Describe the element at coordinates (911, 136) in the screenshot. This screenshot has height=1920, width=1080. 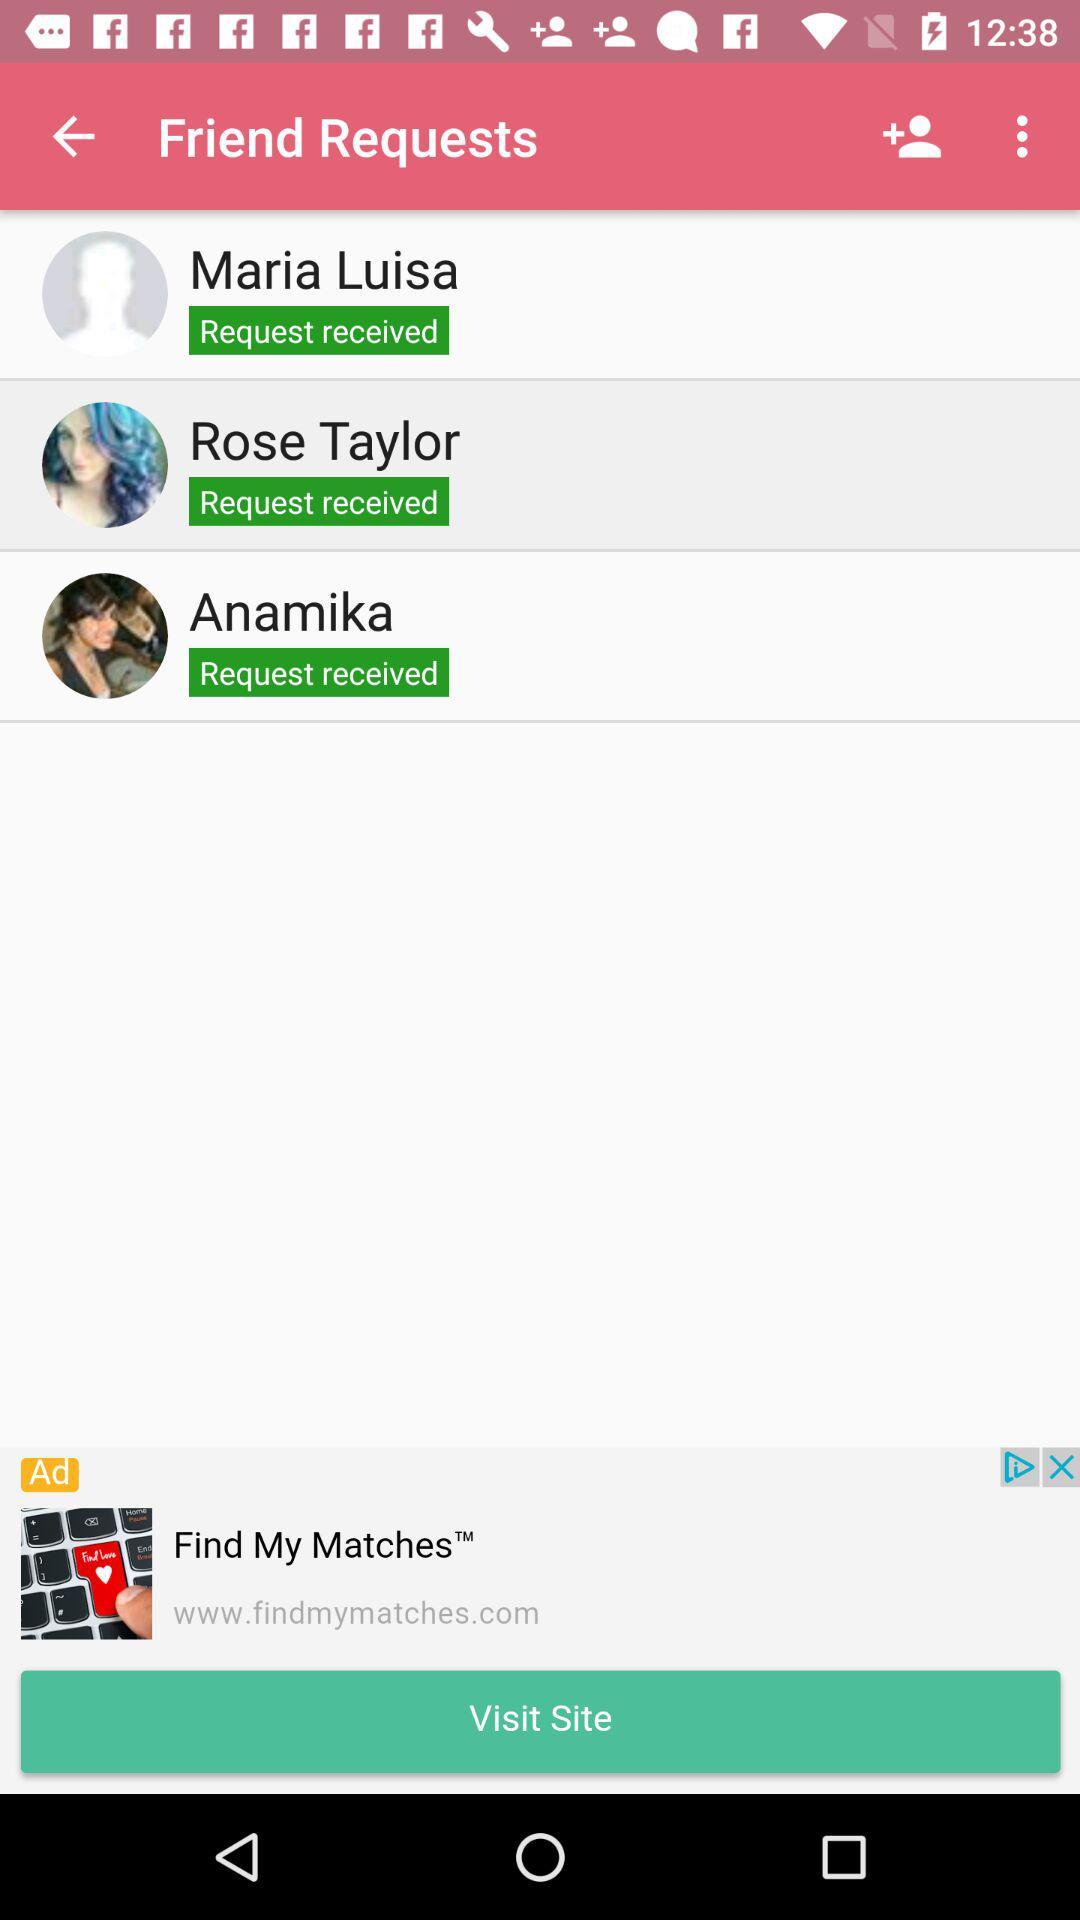
I see `the button which is right to the text friend requests` at that location.